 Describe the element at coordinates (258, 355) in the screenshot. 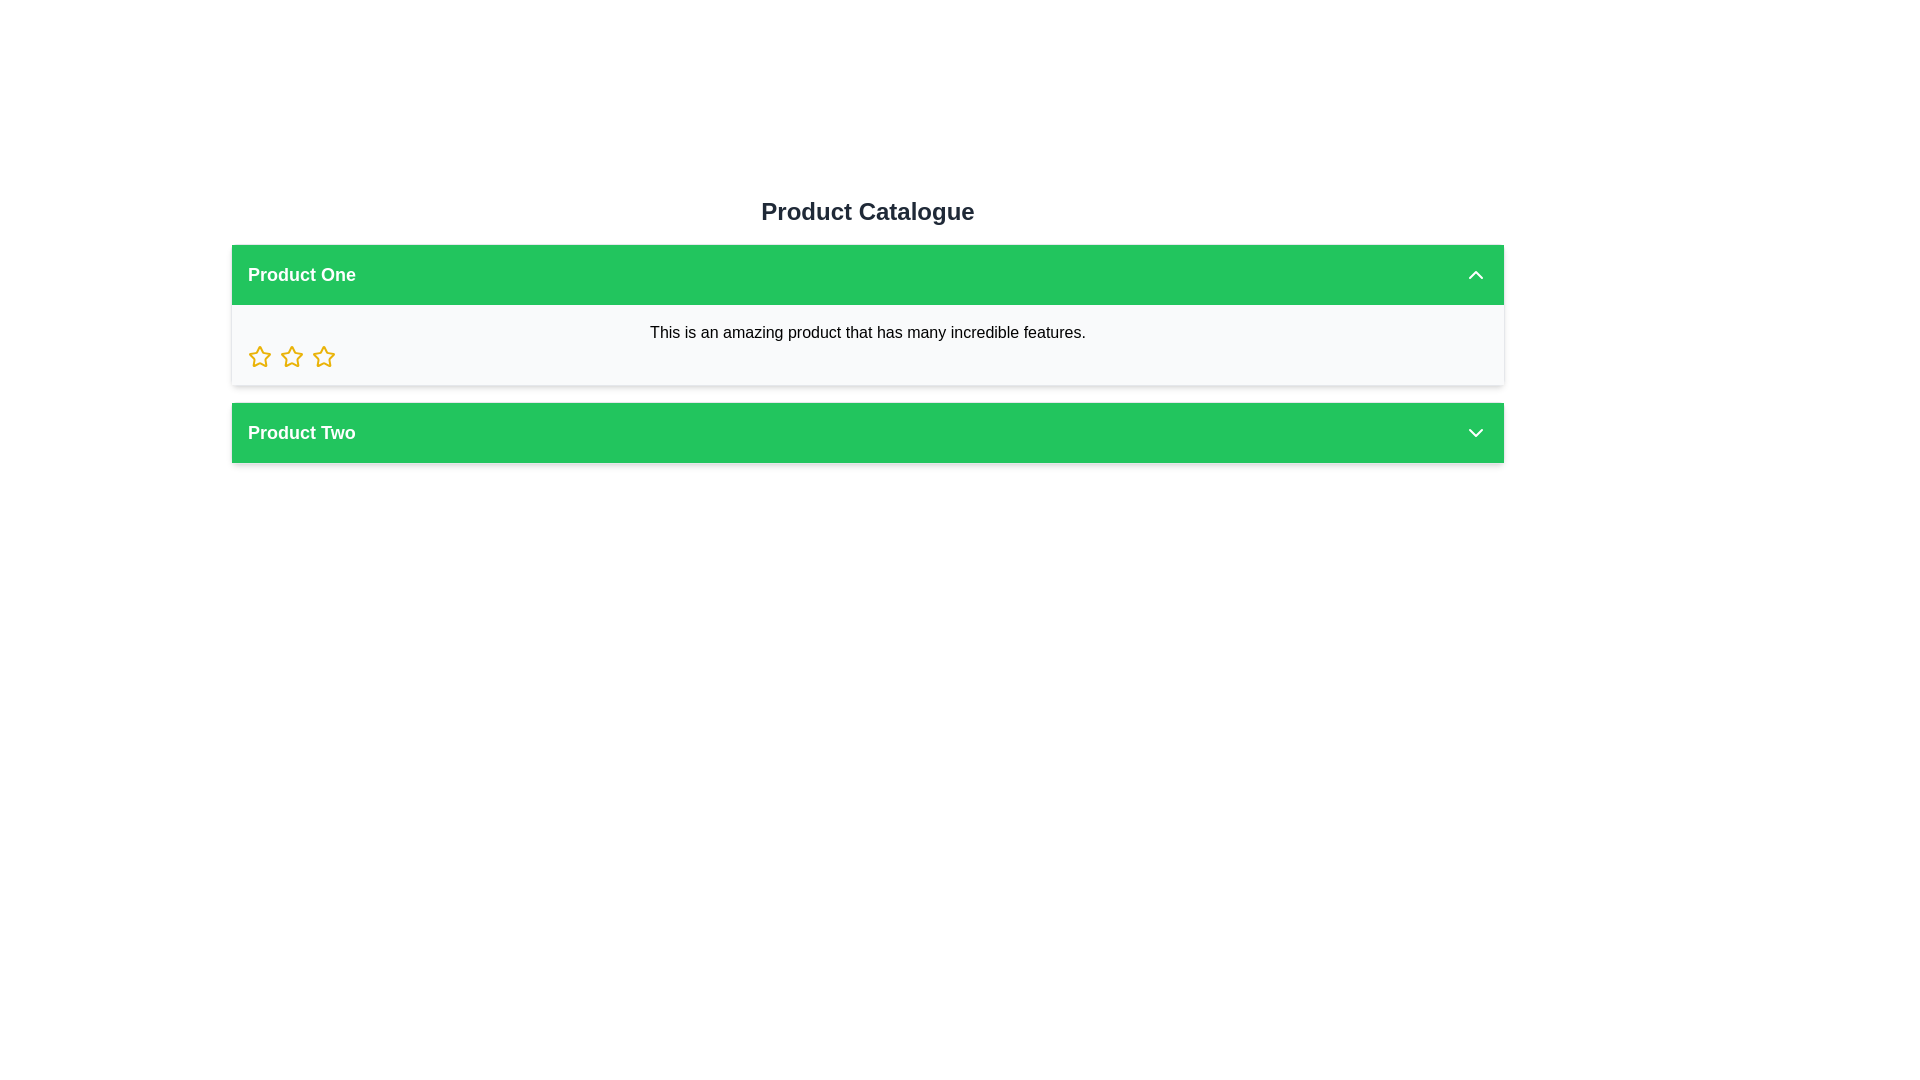

I see `the first star icon with a yellow outline and white interior, located under 'Product One', for reordering` at that location.